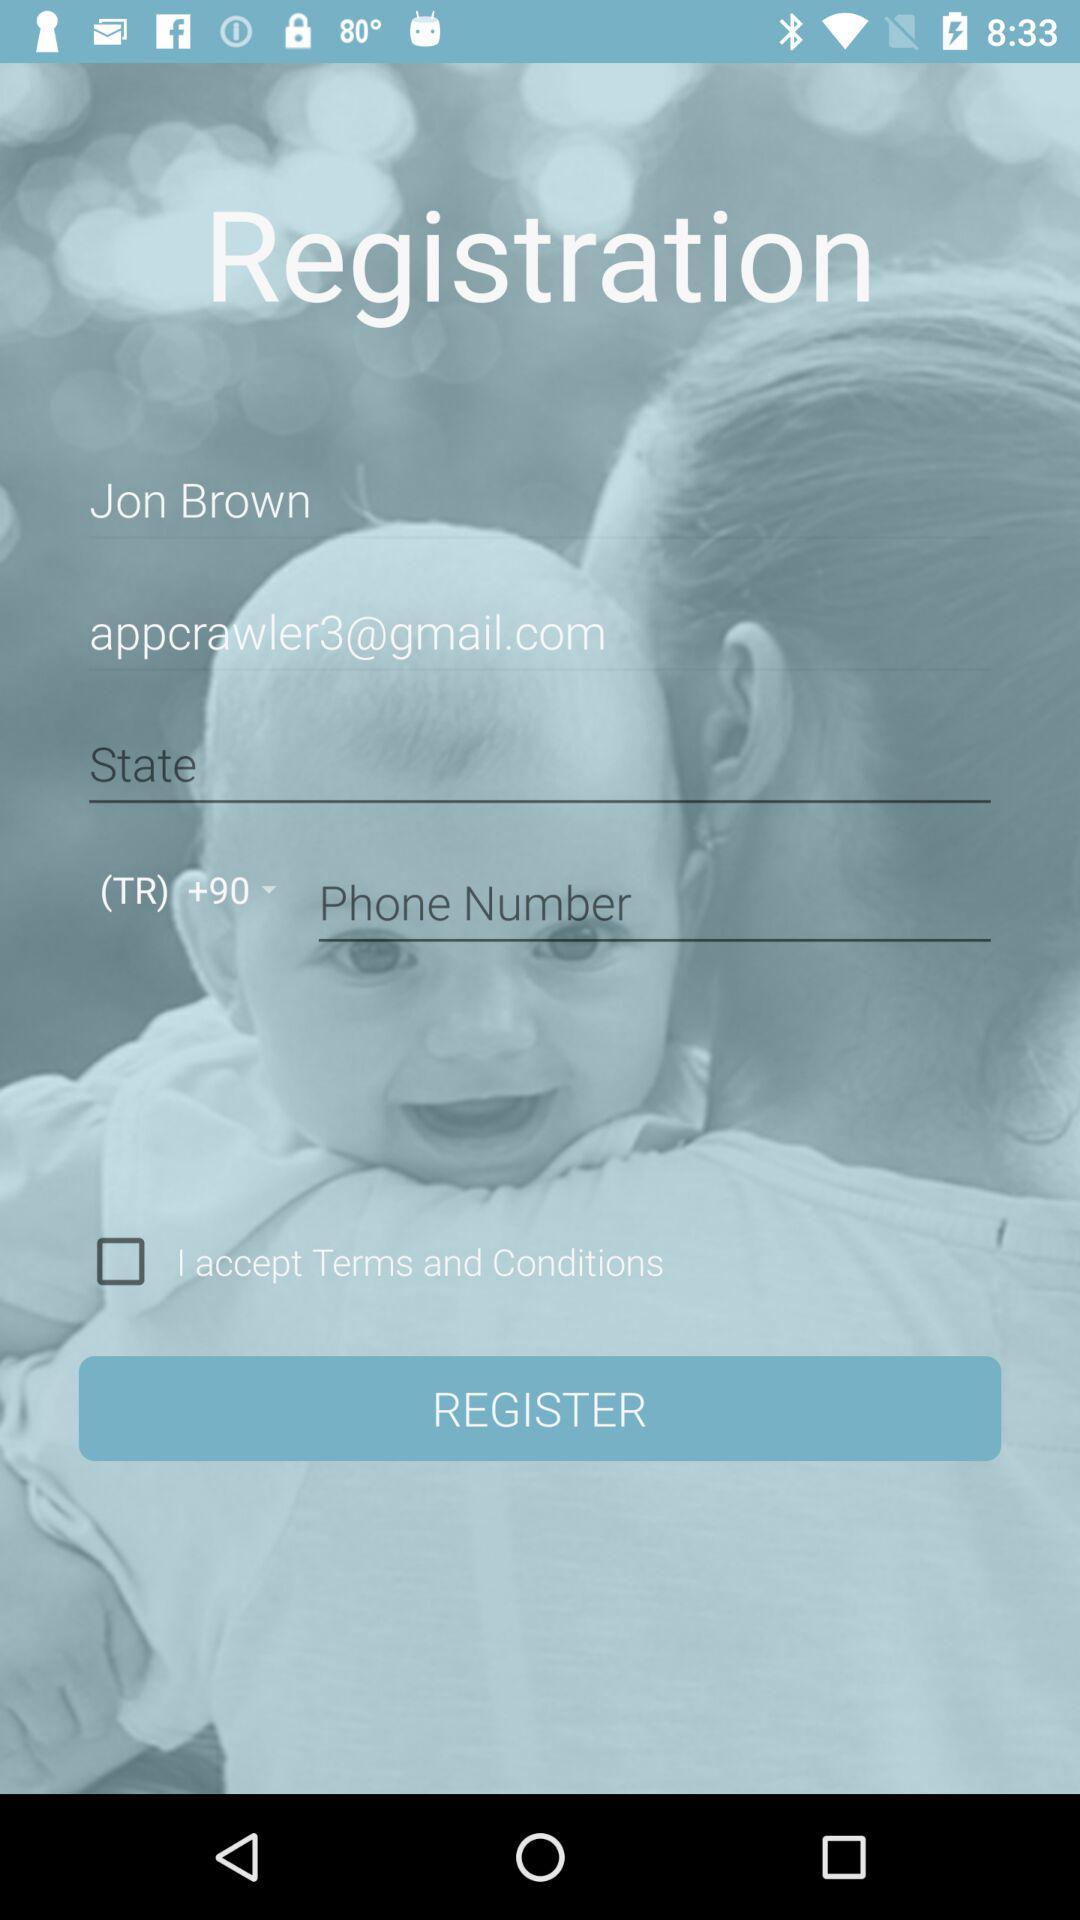 The height and width of the screenshot is (1920, 1080). Describe the element at coordinates (540, 763) in the screenshot. I see `state` at that location.